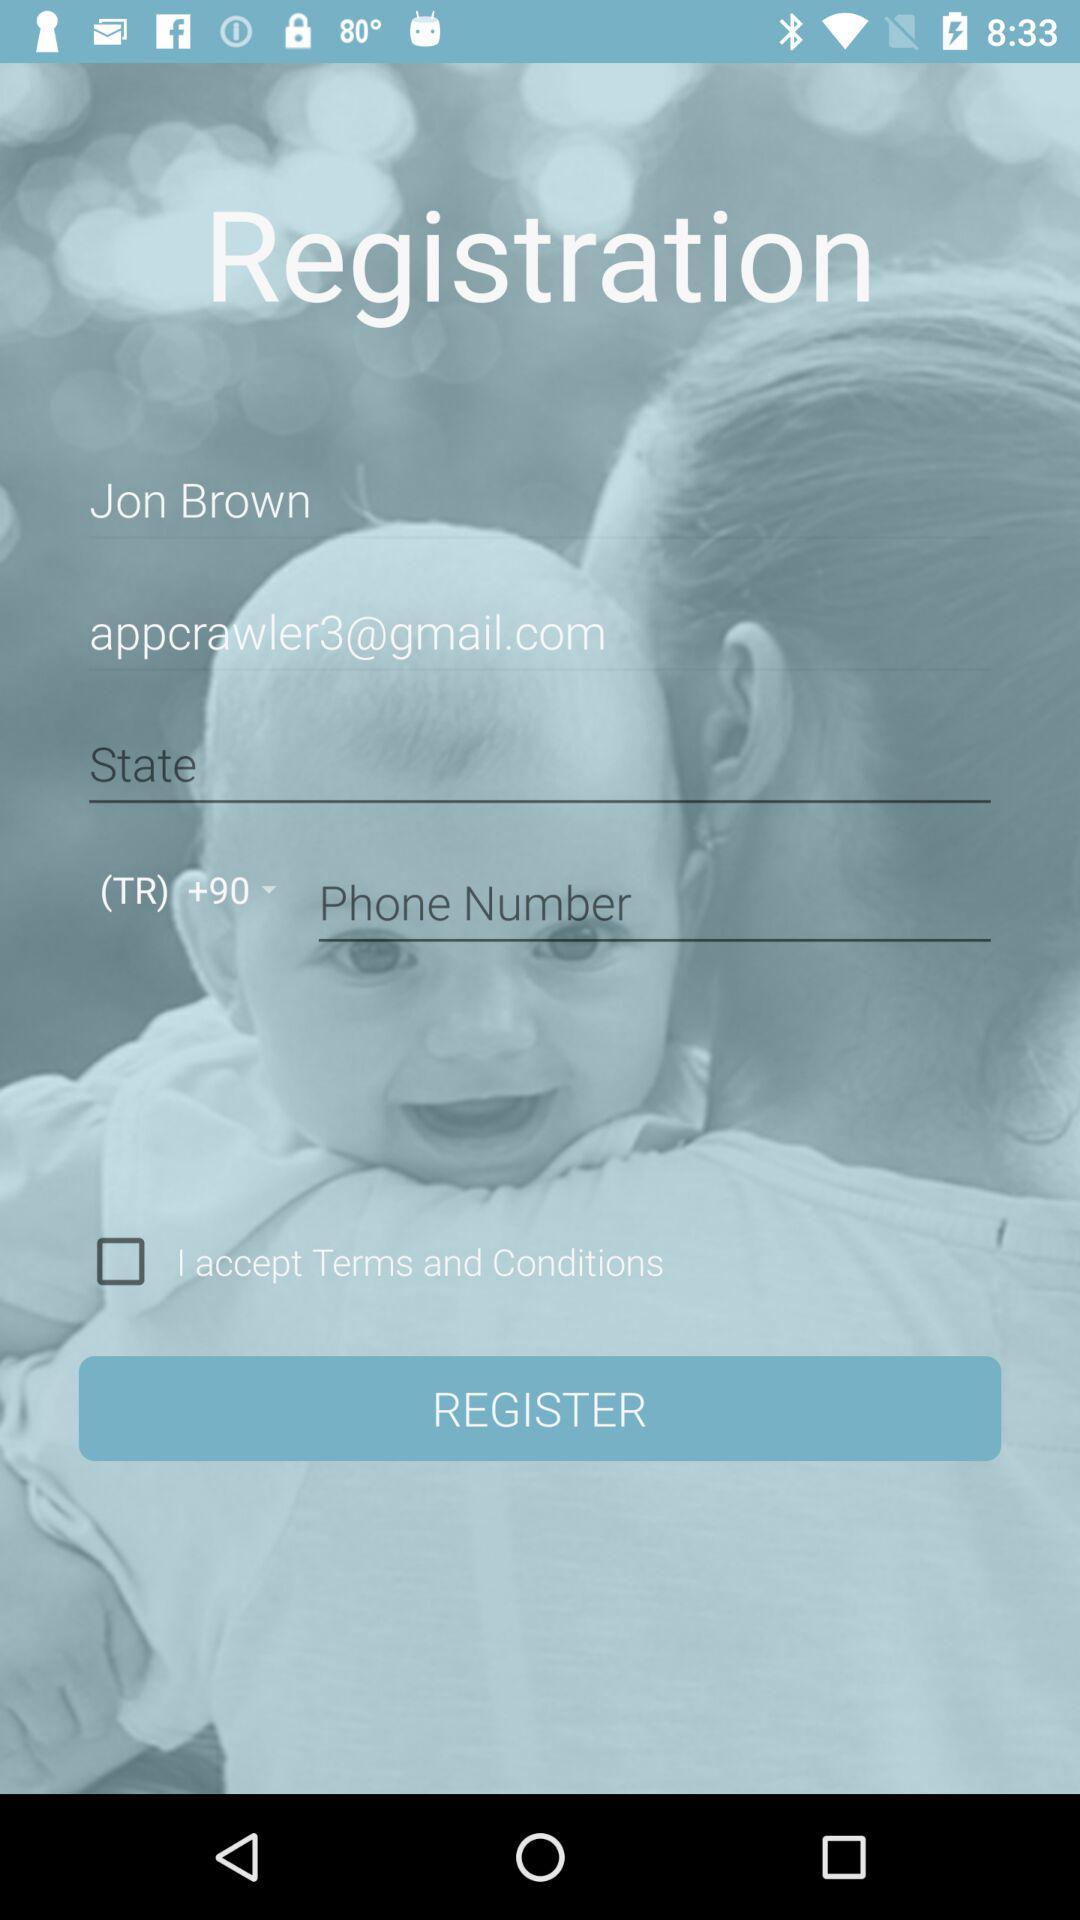 The height and width of the screenshot is (1920, 1080). Describe the element at coordinates (540, 763) in the screenshot. I see `state` at that location.